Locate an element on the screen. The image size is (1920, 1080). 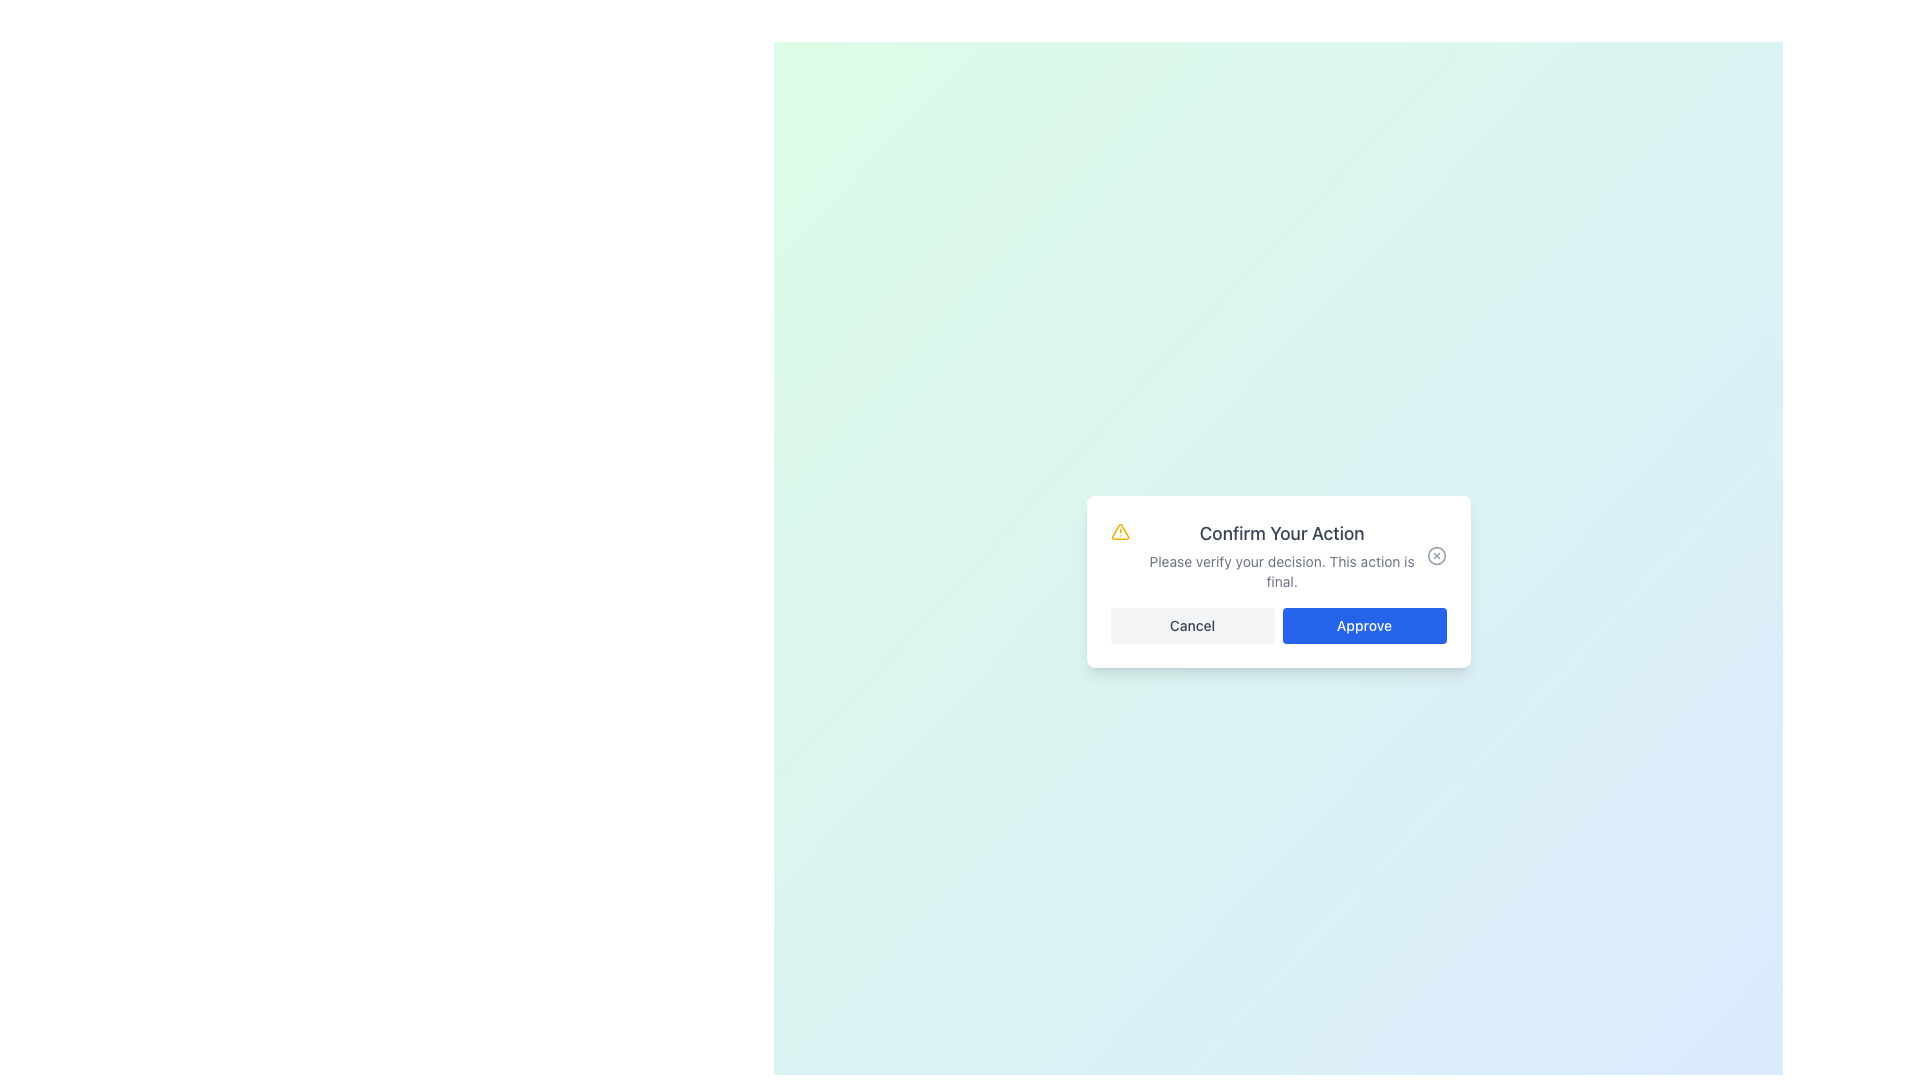
notification text located in the top section of the modal dialog box, positioned to the left of the close icon and above the action buttons is located at coordinates (1267, 555).